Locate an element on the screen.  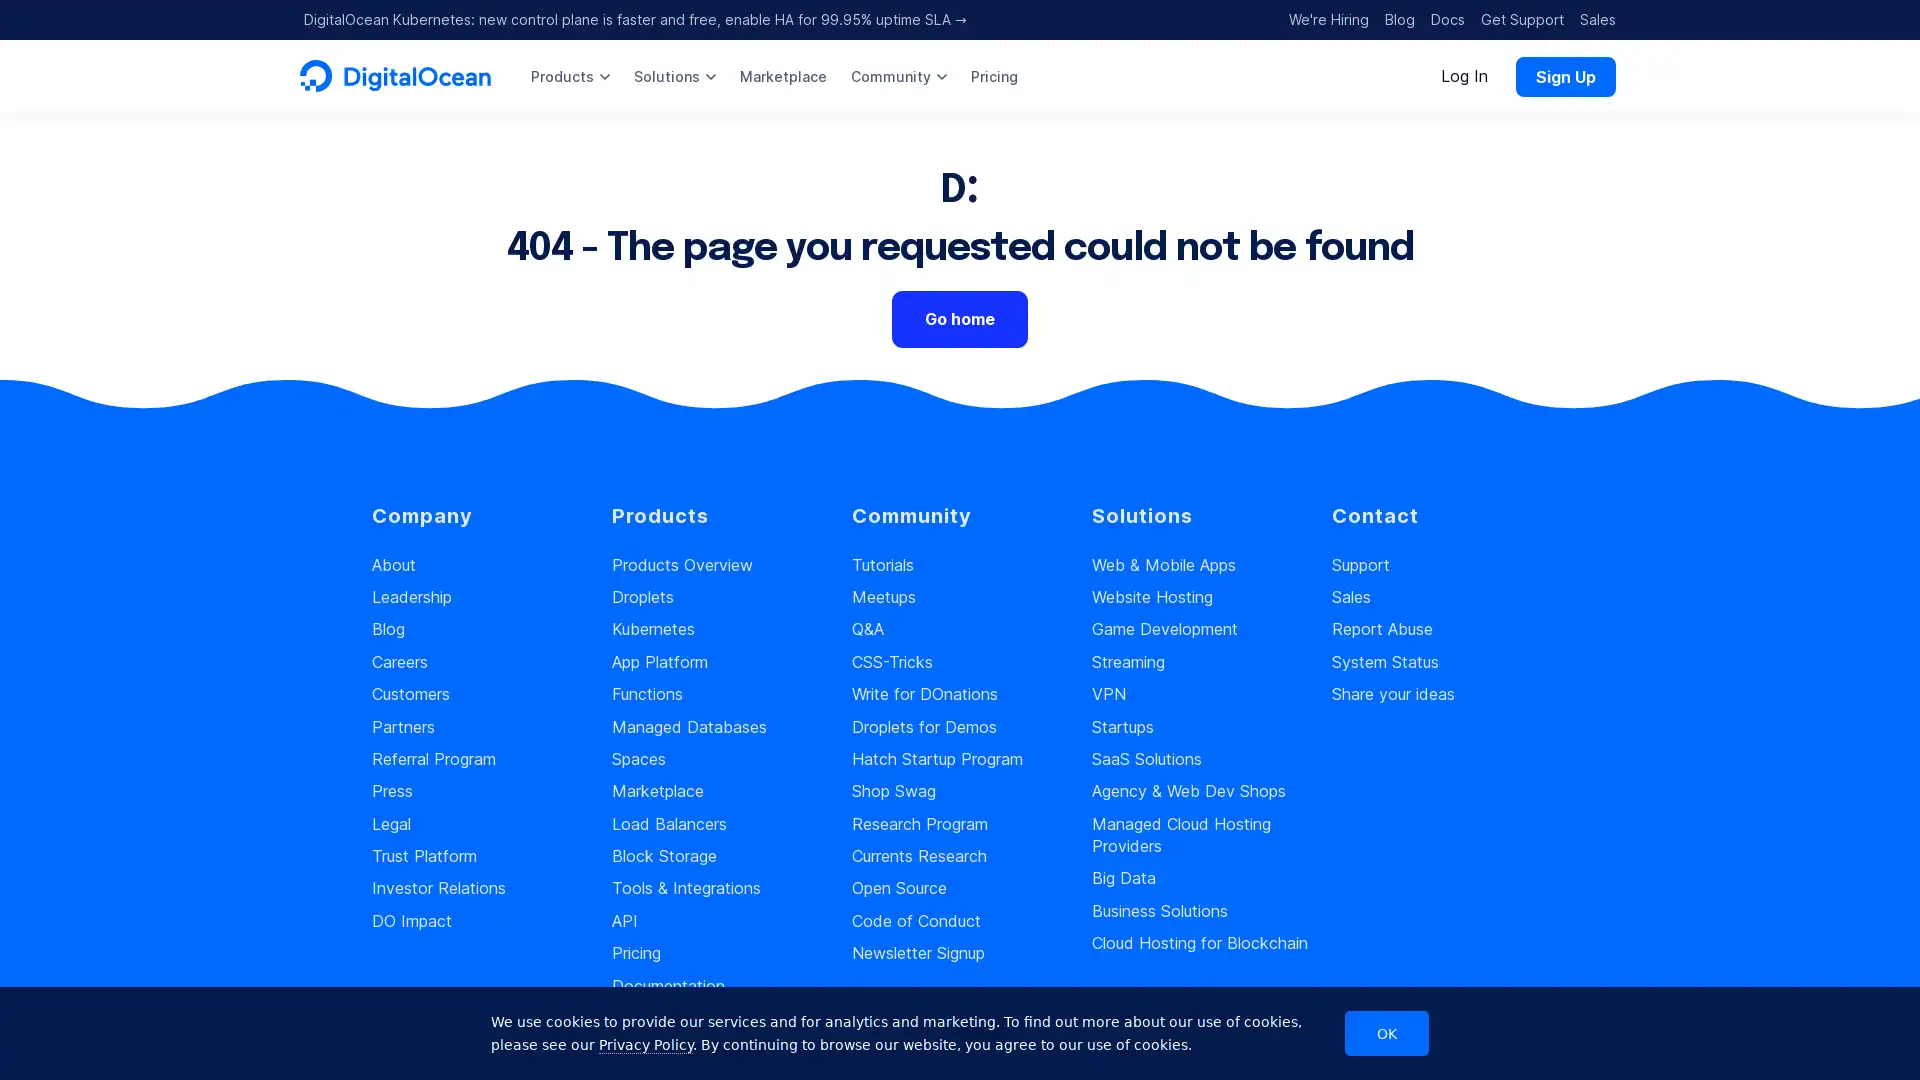
Log In is located at coordinates (1464, 75).